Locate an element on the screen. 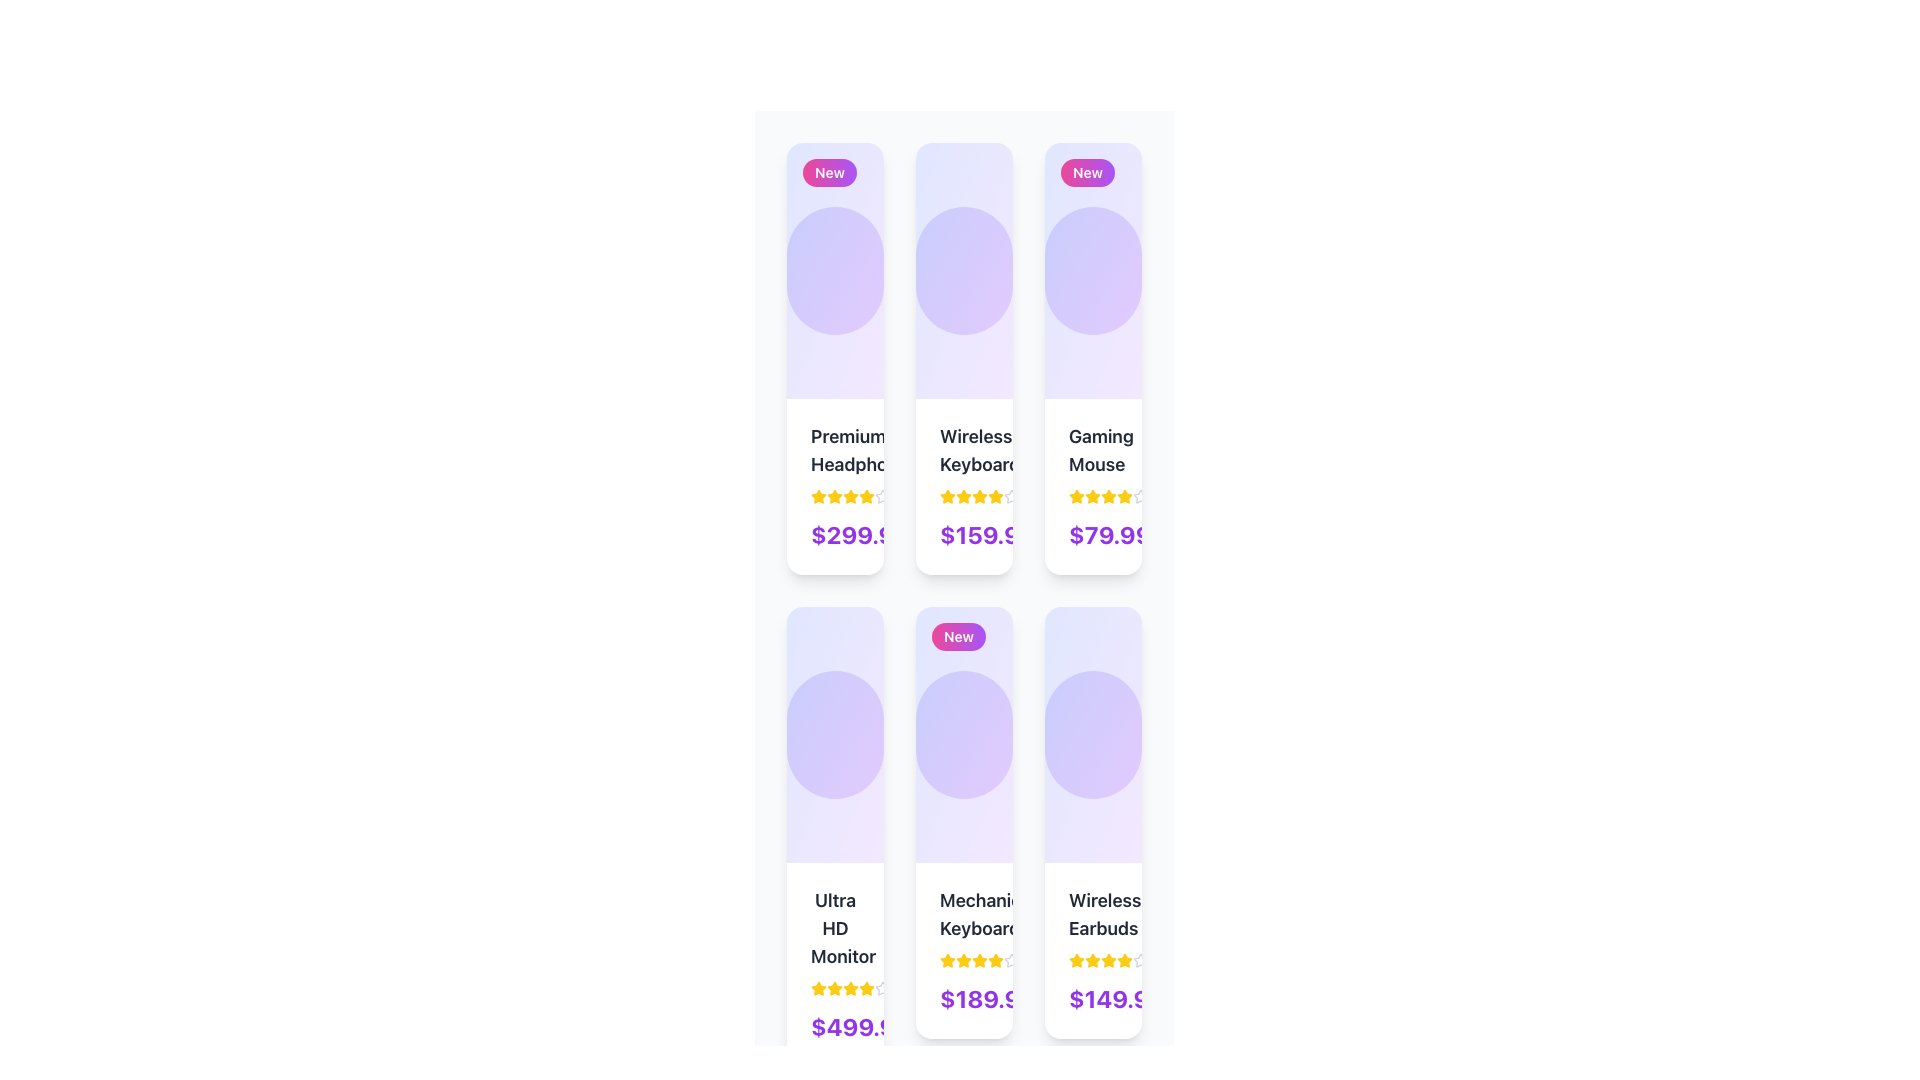 The image size is (1920, 1080). the fourth yellow star icon in the rating system to rate it is located at coordinates (850, 496).